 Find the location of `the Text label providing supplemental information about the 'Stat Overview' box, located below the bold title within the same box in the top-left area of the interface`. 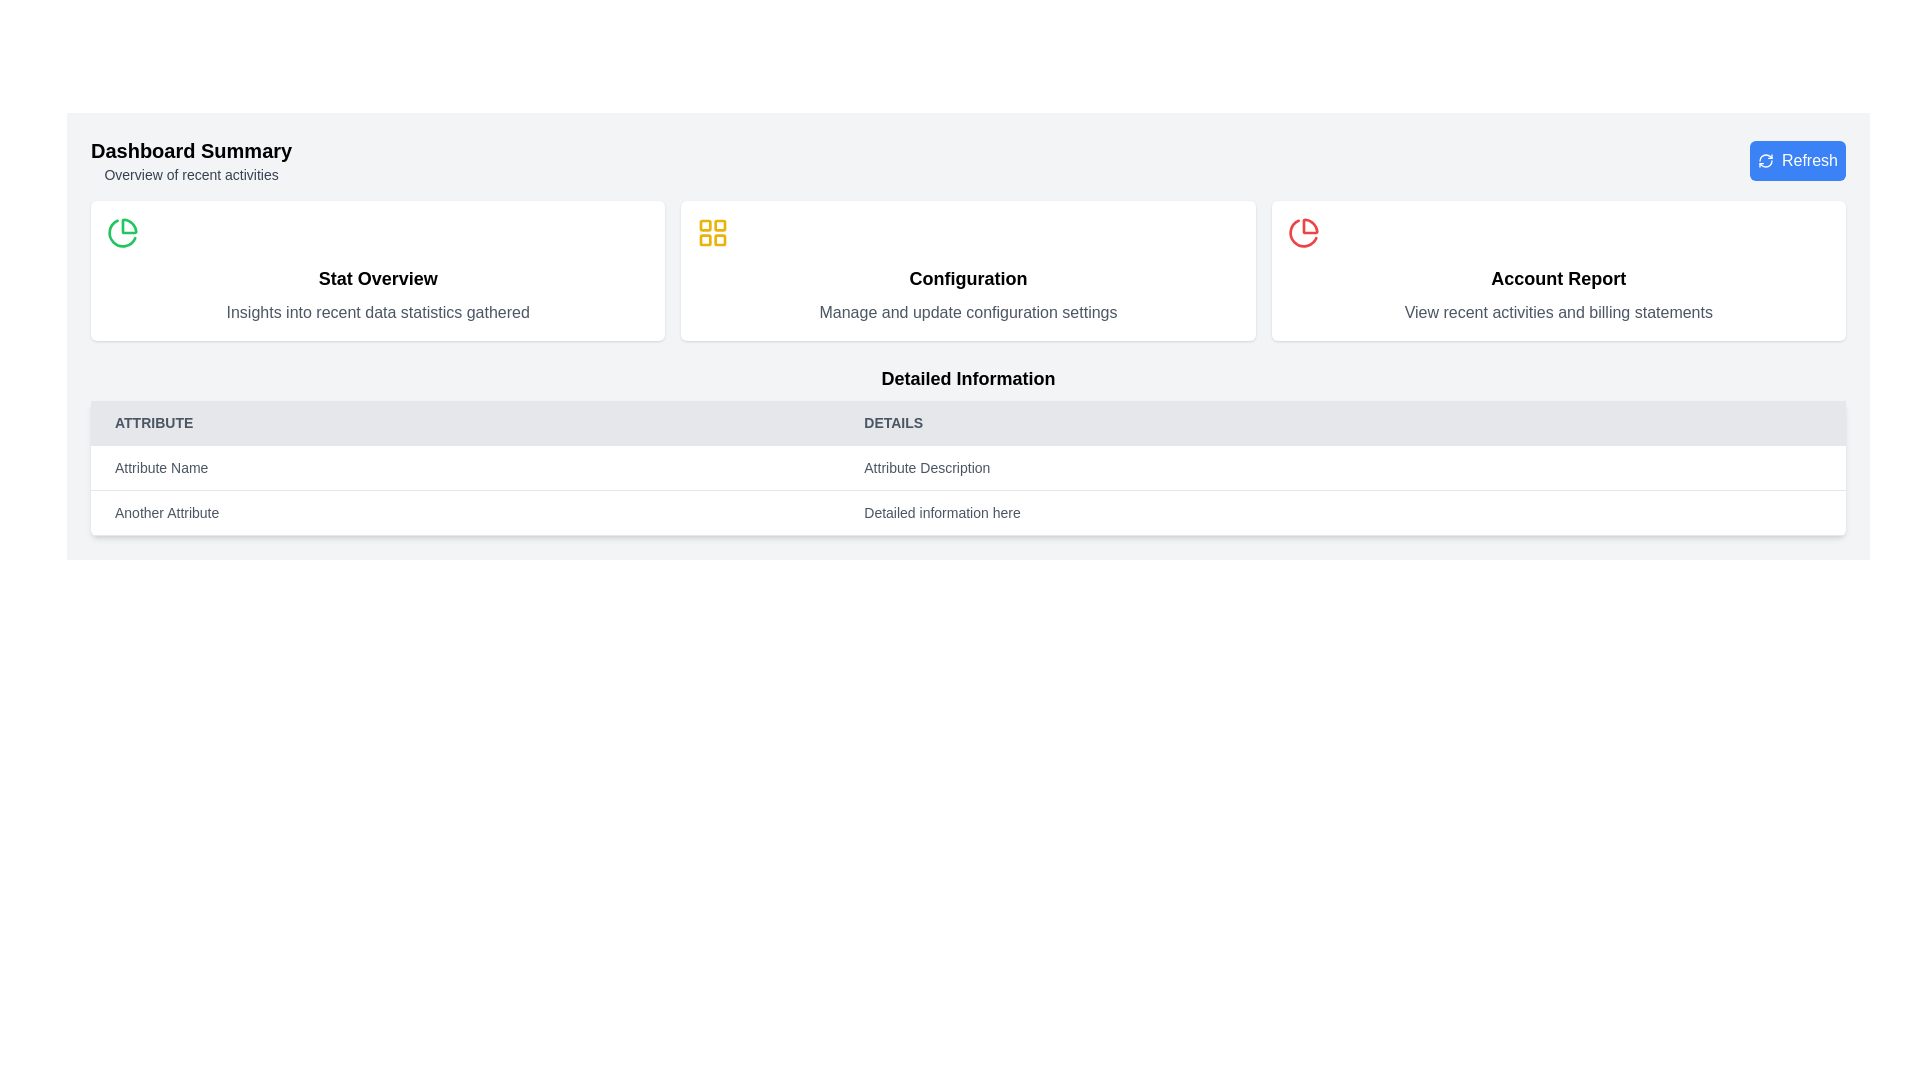

the Text label providing supplemental information about the 'Stat Overview' box, located below the bold title within the same box in the top-left area of the interface is located at coordinates (378, 312).